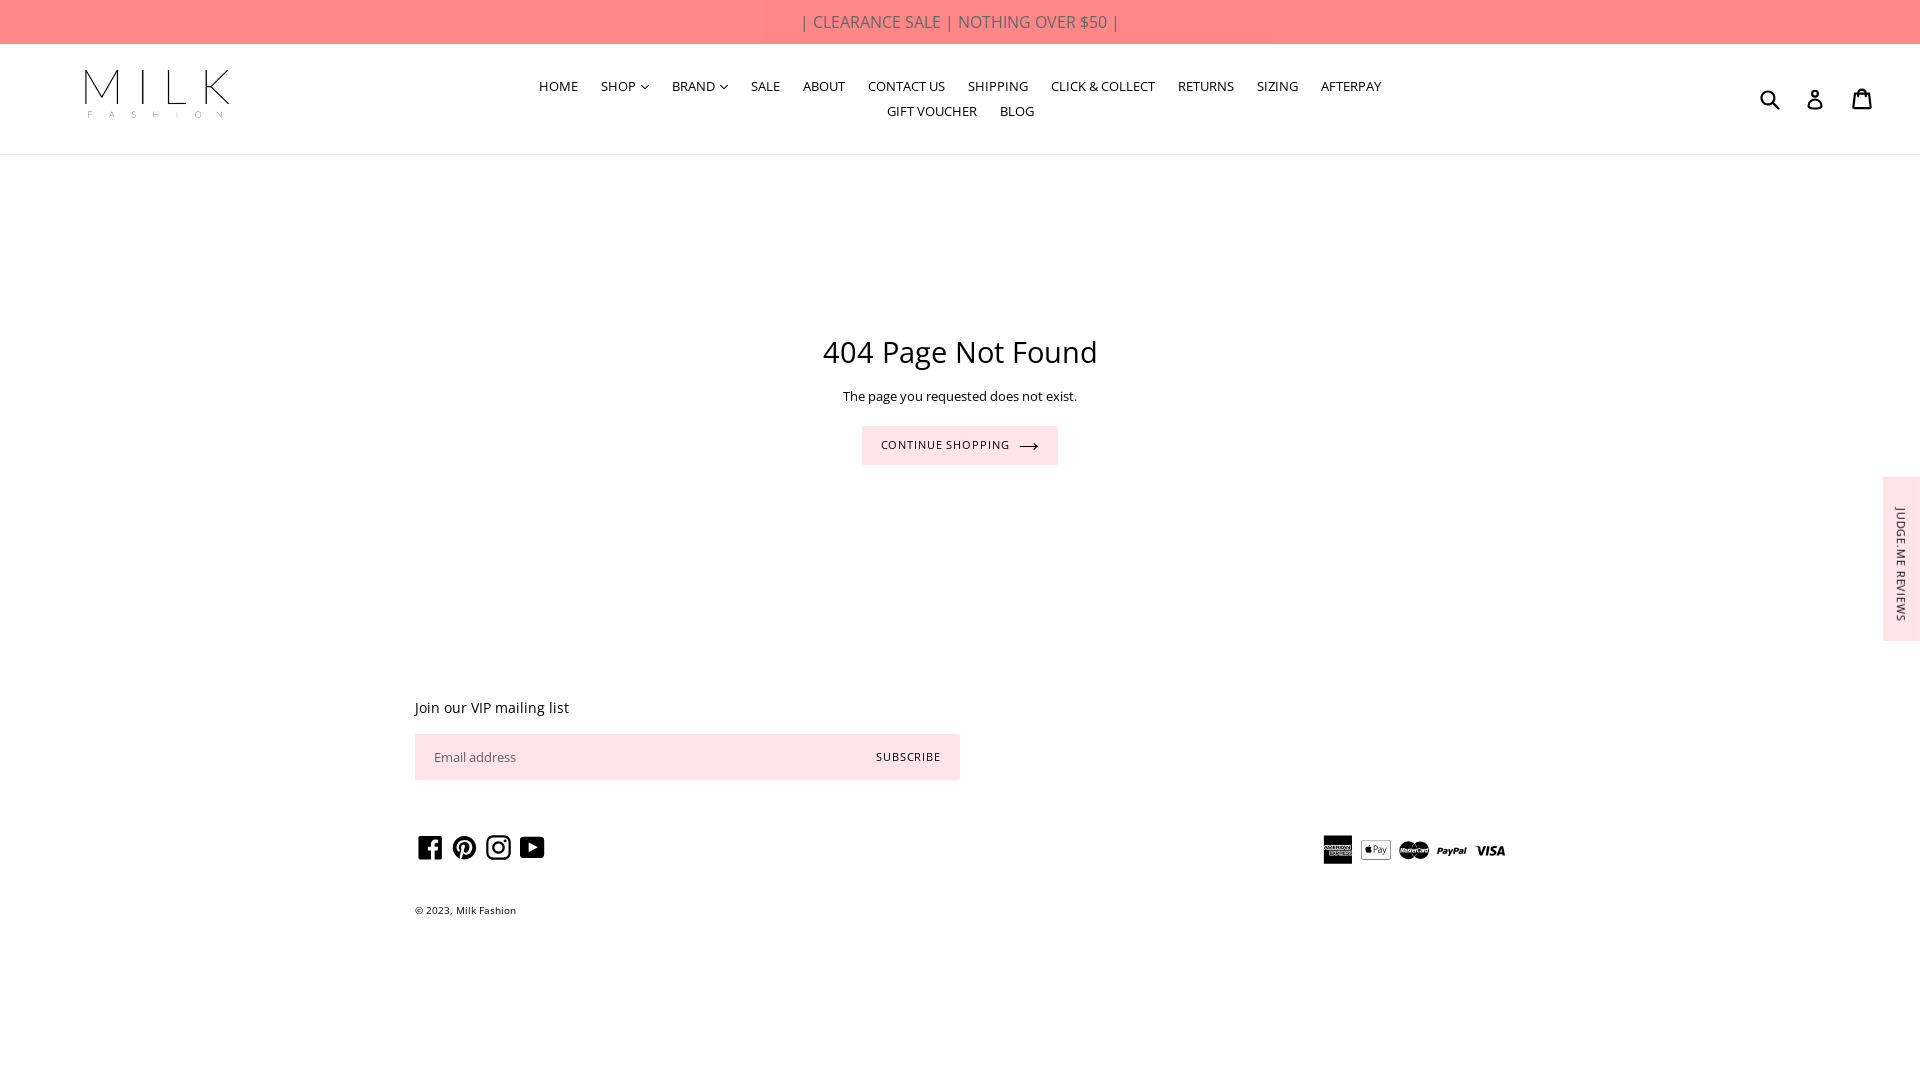 The image size is (1920, 1080). I want to click on 'YouTube', so click(532, 847).